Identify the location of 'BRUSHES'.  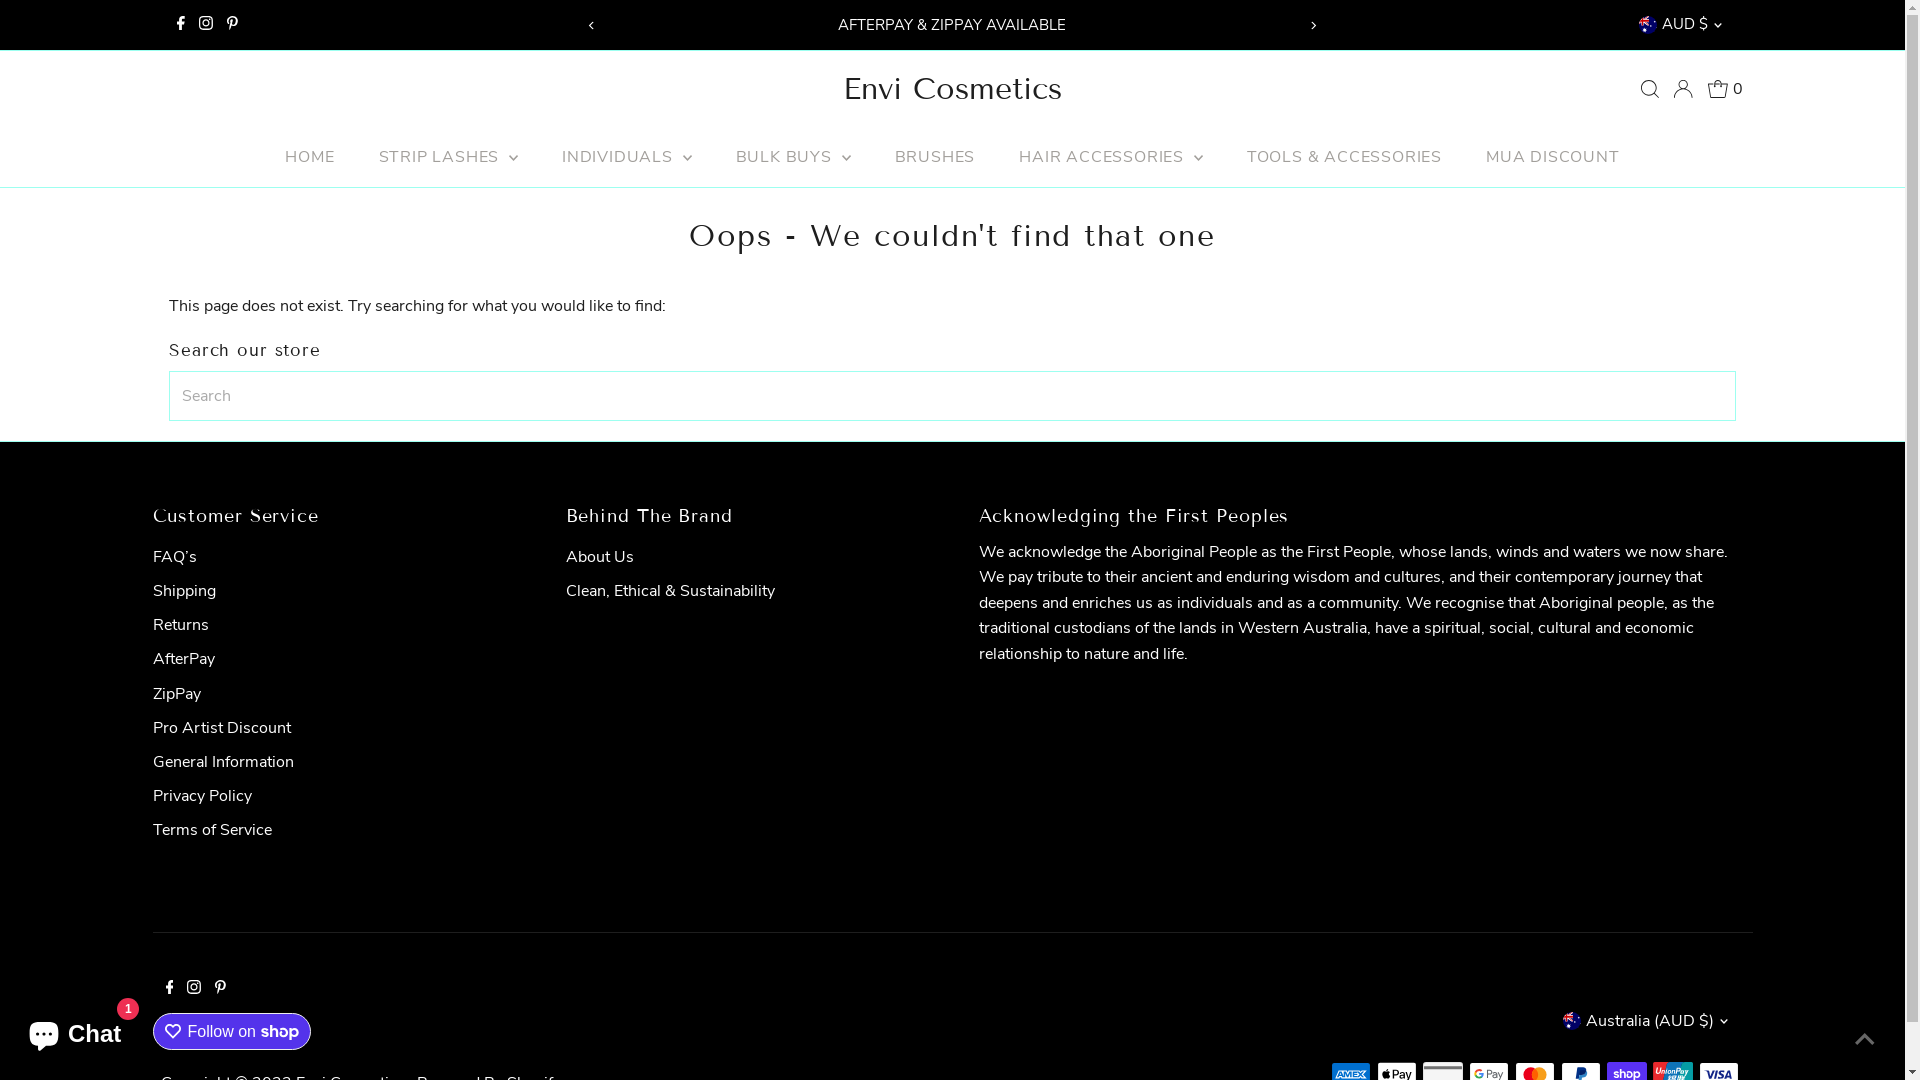
(934, 156).